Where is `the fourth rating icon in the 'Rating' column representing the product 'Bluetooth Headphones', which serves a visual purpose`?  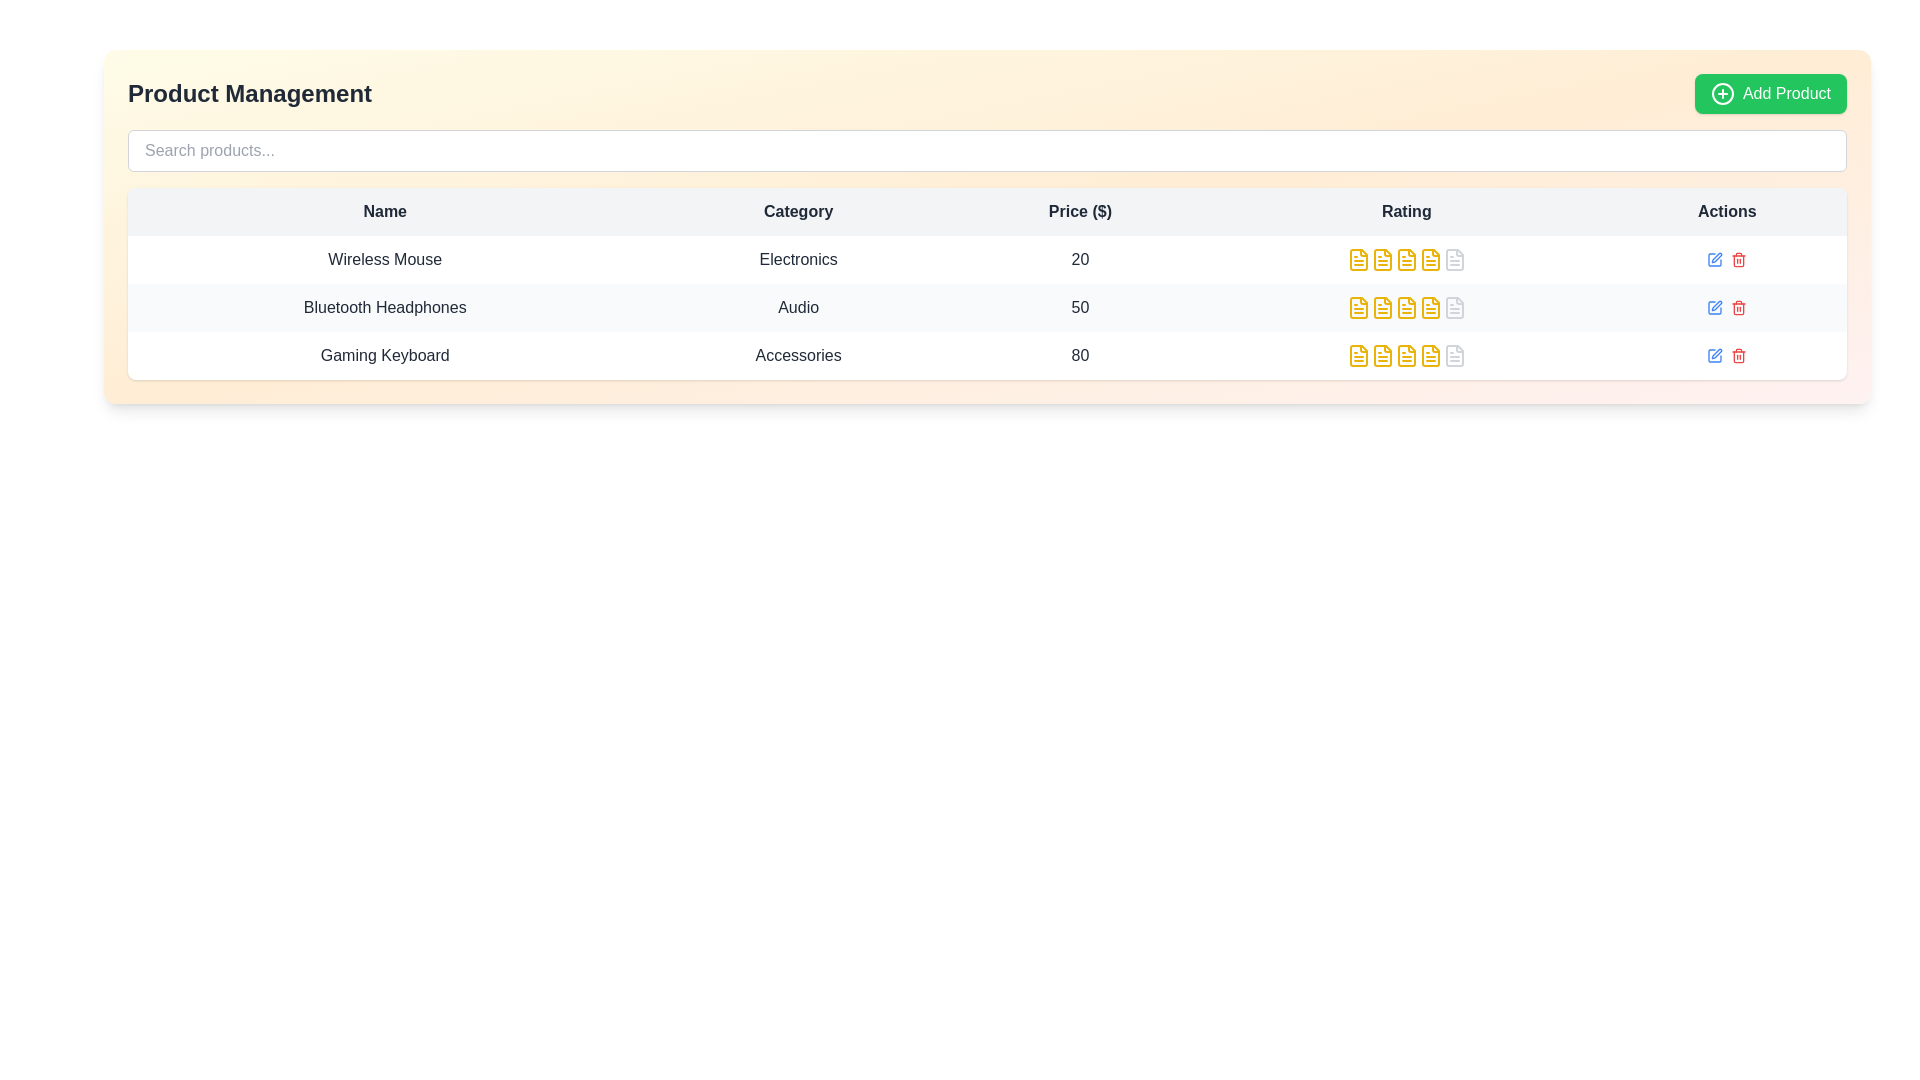
the fourth rating icon in the 'Rating' column representing the product 'Bluetooth Headphones', which serves a visual purpose is located at coordinates (1405, 308).